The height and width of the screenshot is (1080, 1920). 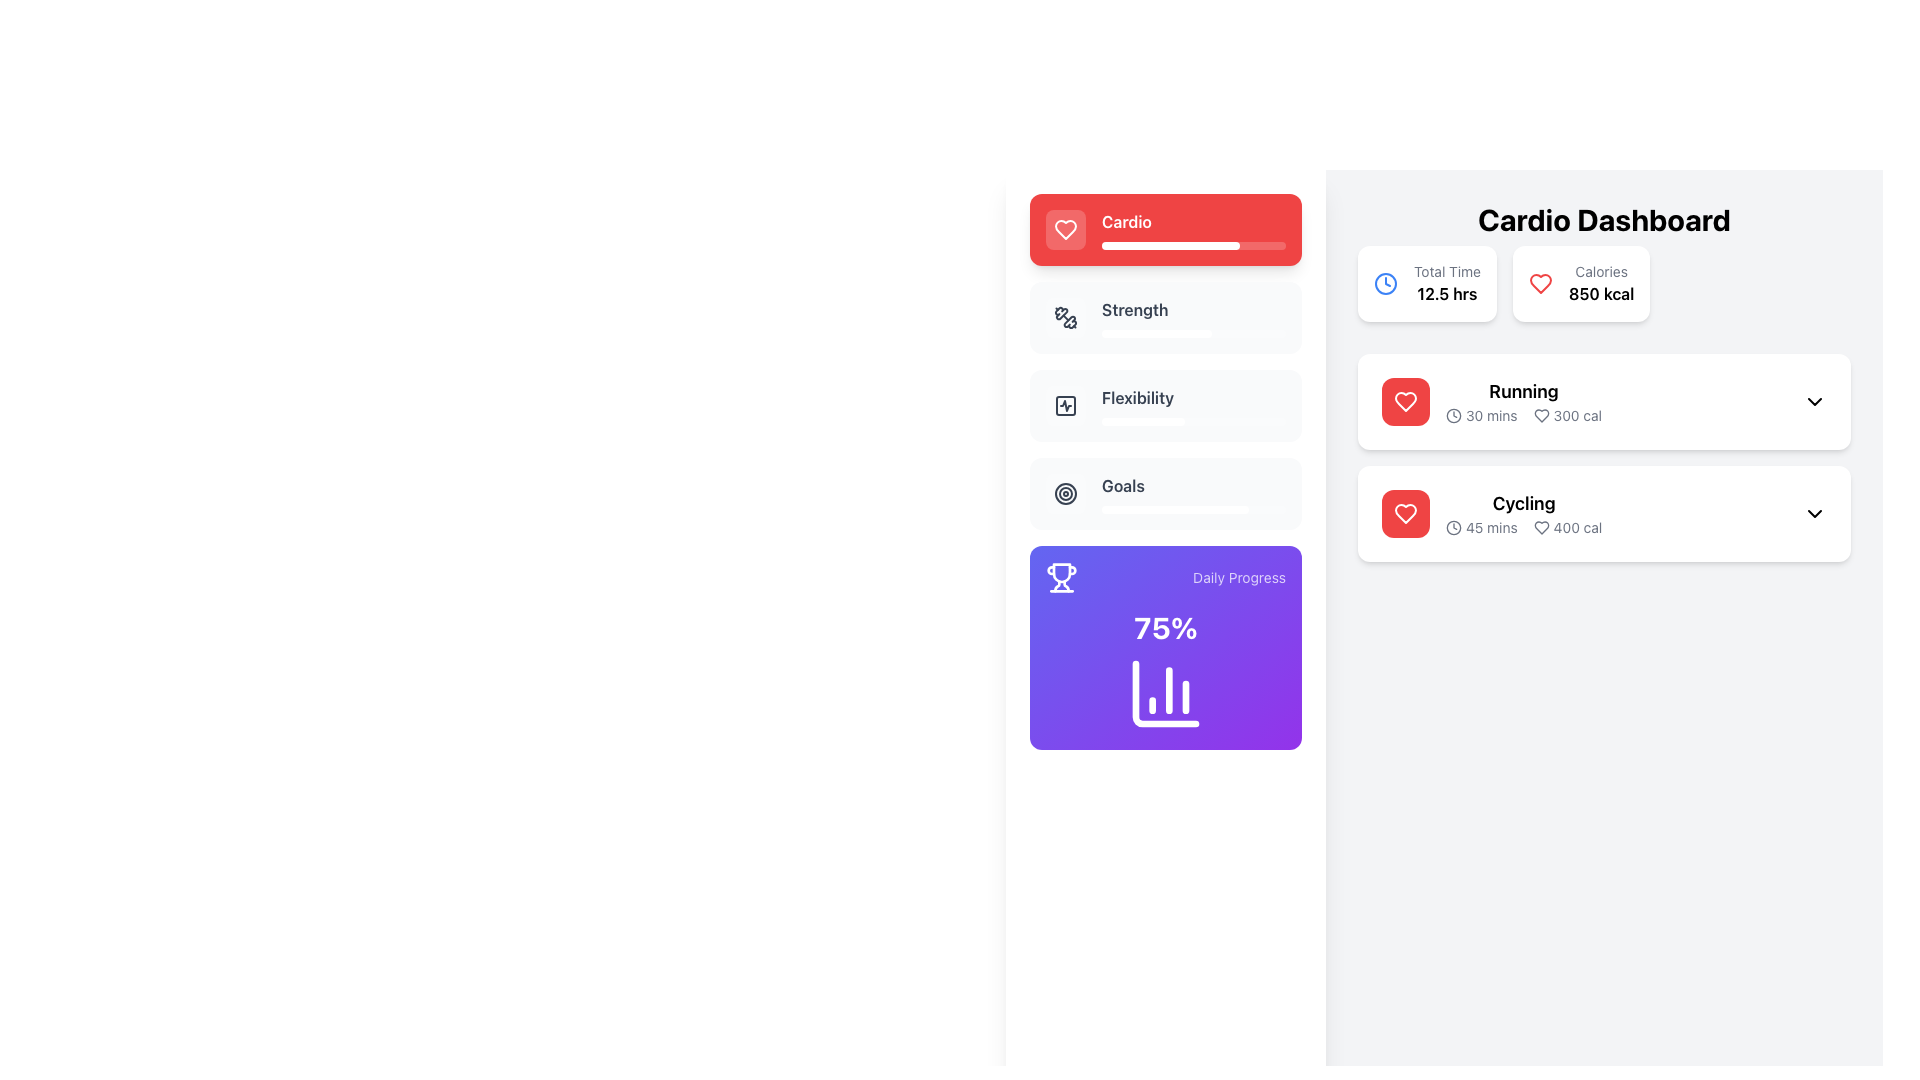 What do you see at coordinates (1238, 578) in the screenshot?
I see `the label or descriptive text located in the upper middle-right of the purple section of the dashboard interface, which serves as a title for the associated section` at bounding box center [1238, 578].